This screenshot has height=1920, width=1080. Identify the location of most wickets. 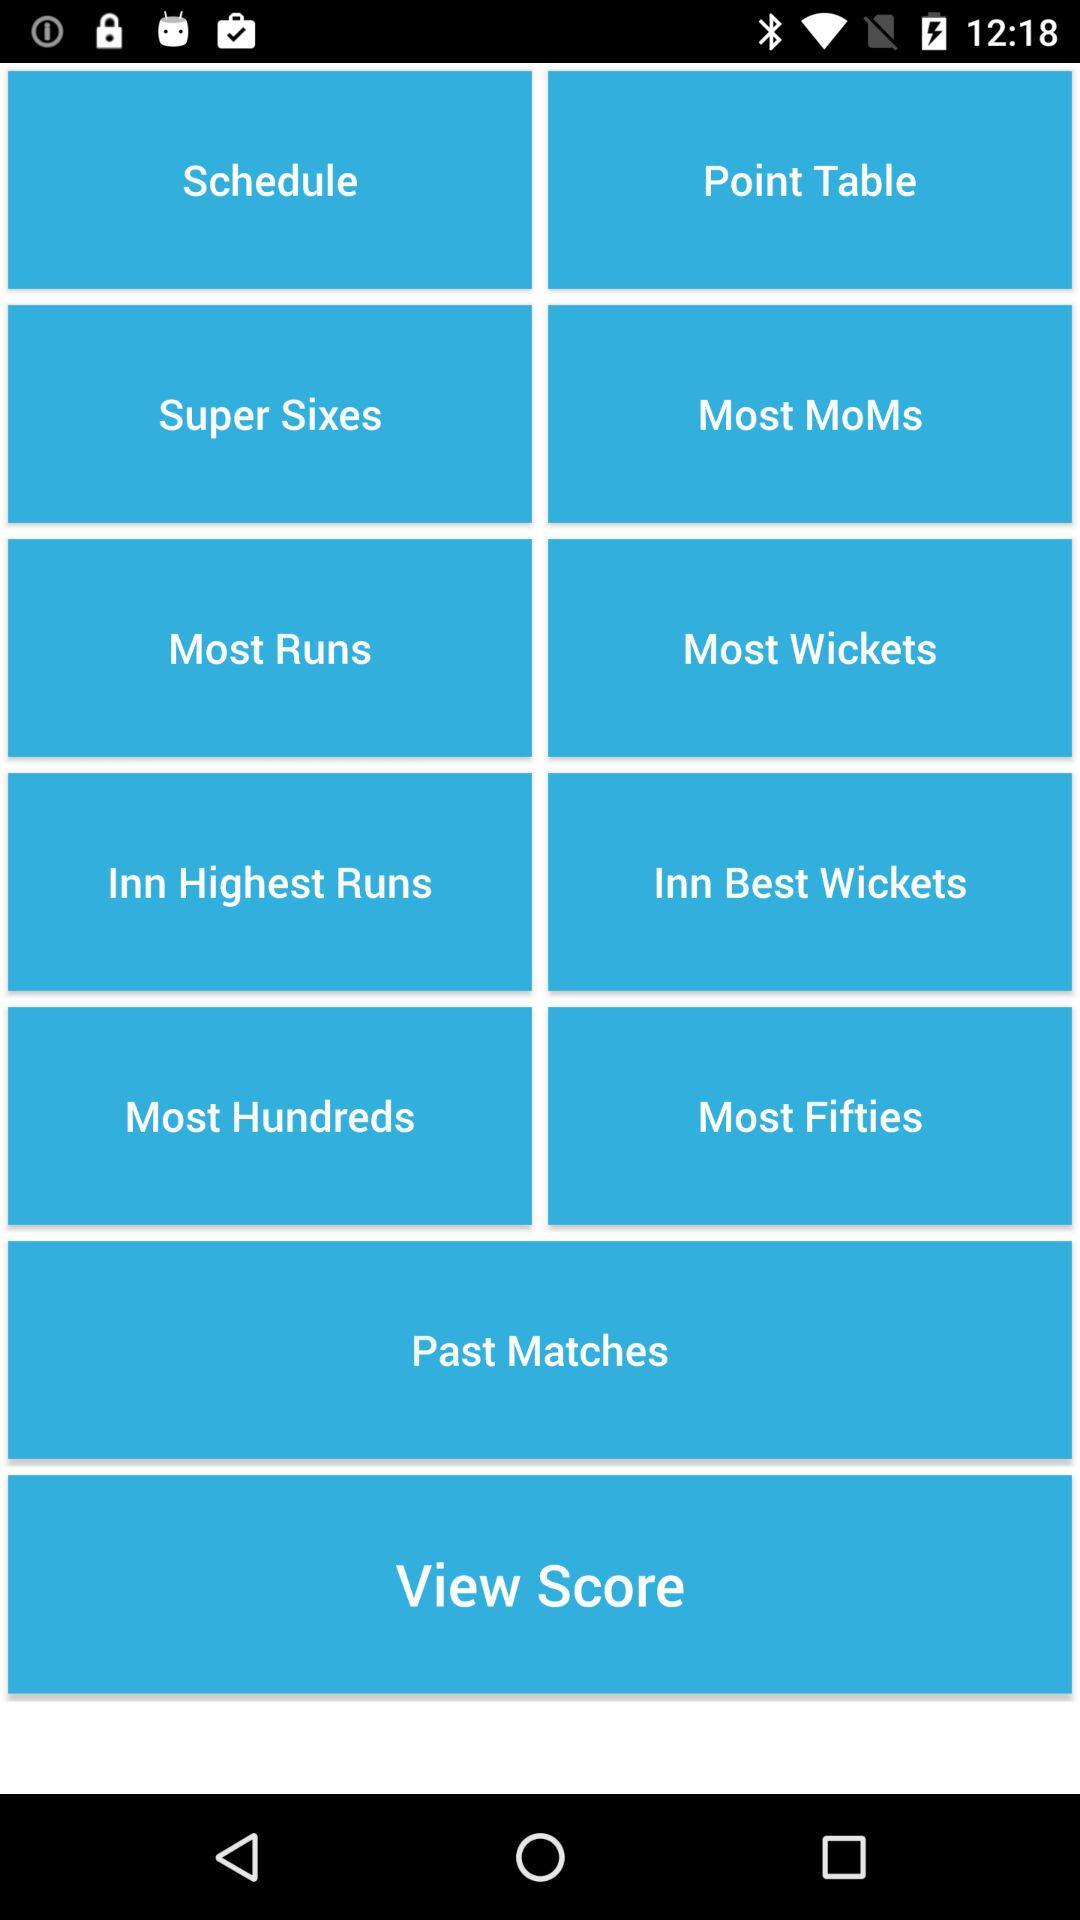
(810, 648).